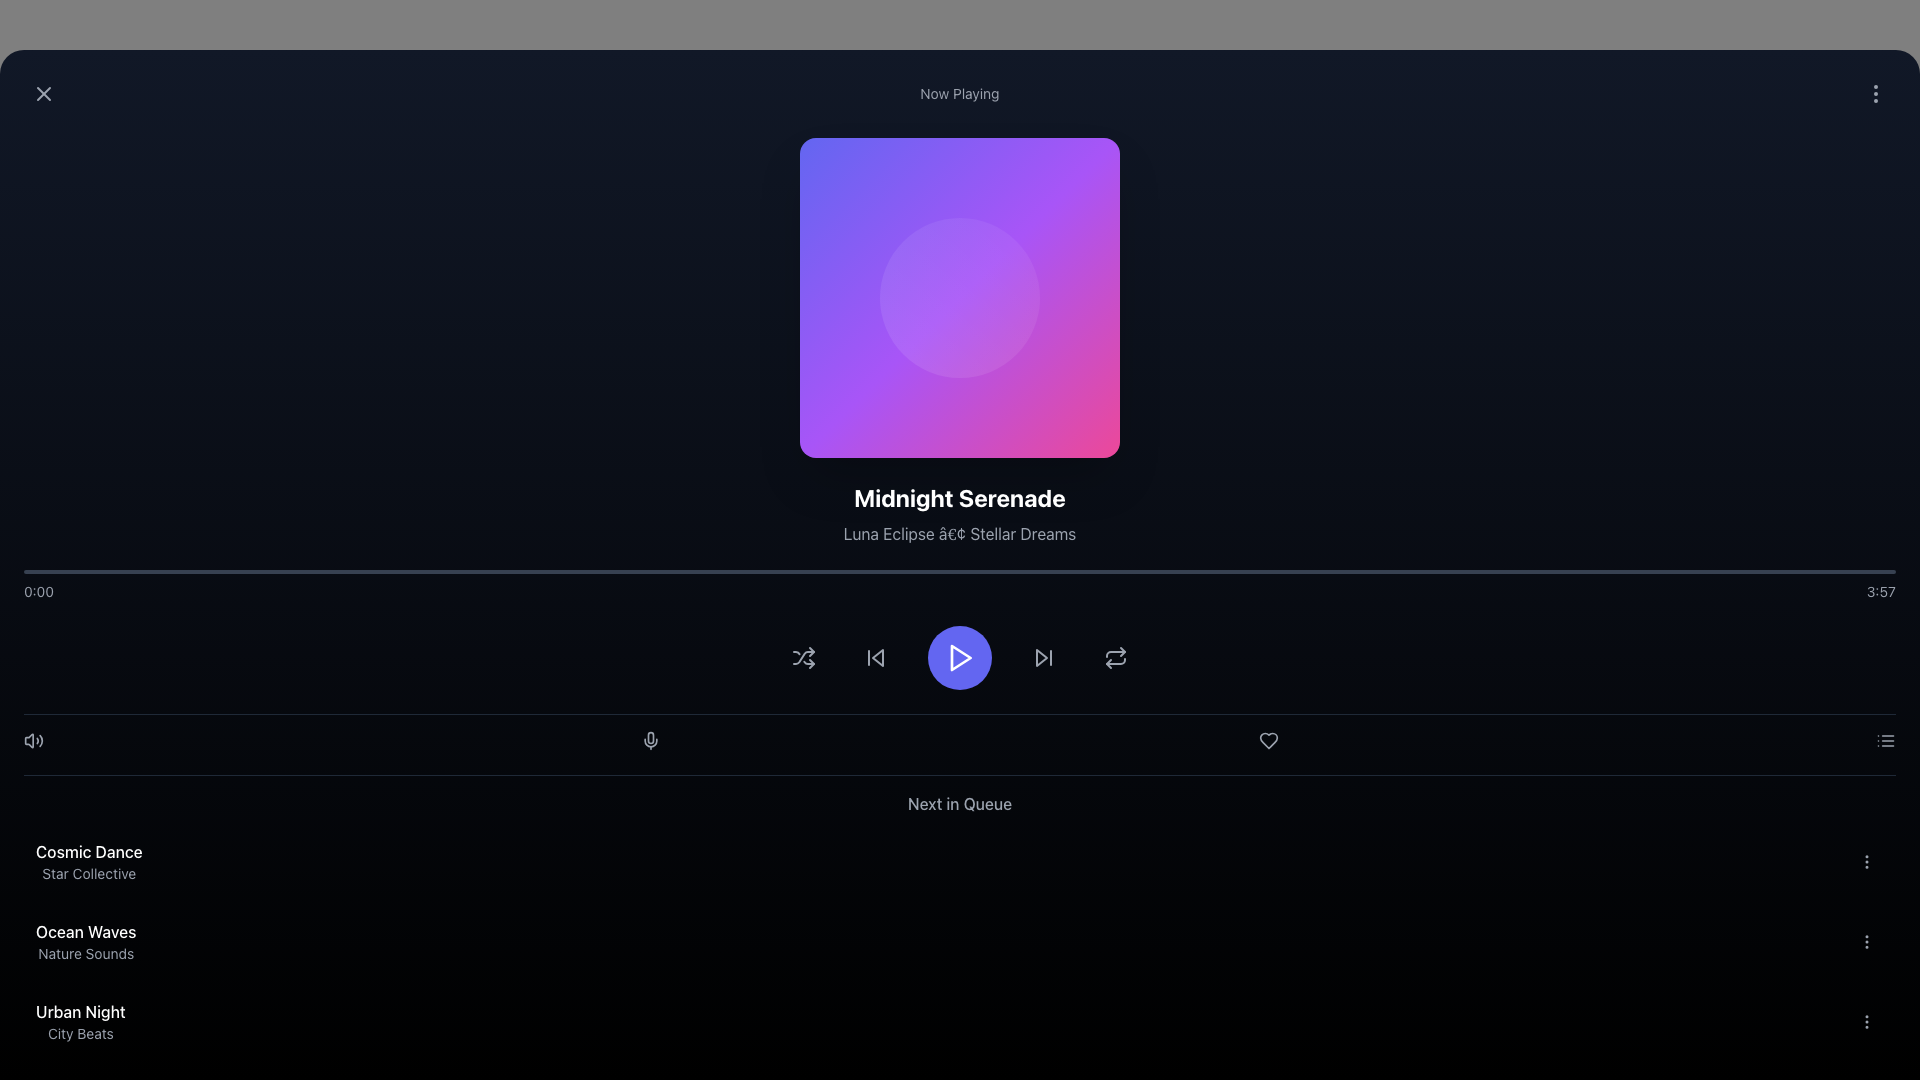 This screenshot has width=1920, height=1080. I want to click on the repeat playback icon button, which is the last icon in the row of playback controls, so click(1115, 658).